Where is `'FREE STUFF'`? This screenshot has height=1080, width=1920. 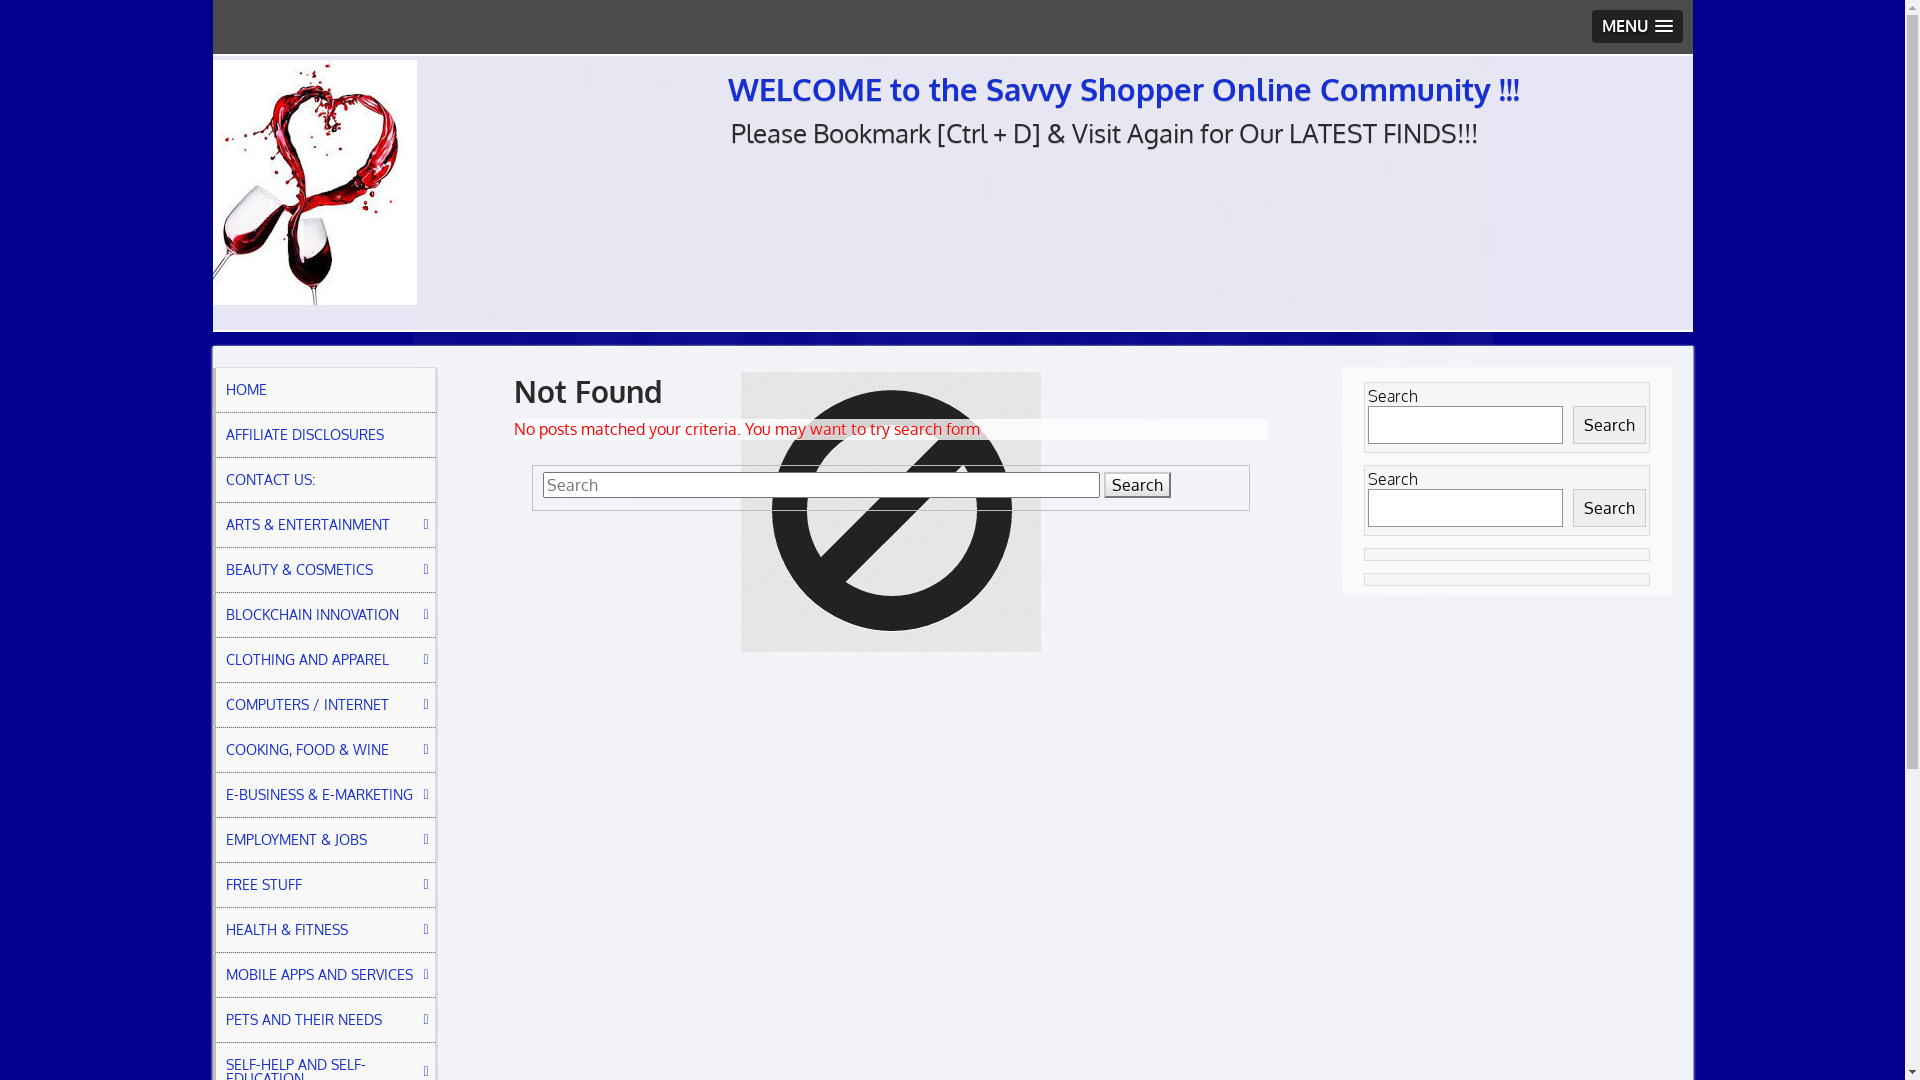
'FREE STUFF' is located at coordinates (211, 883).